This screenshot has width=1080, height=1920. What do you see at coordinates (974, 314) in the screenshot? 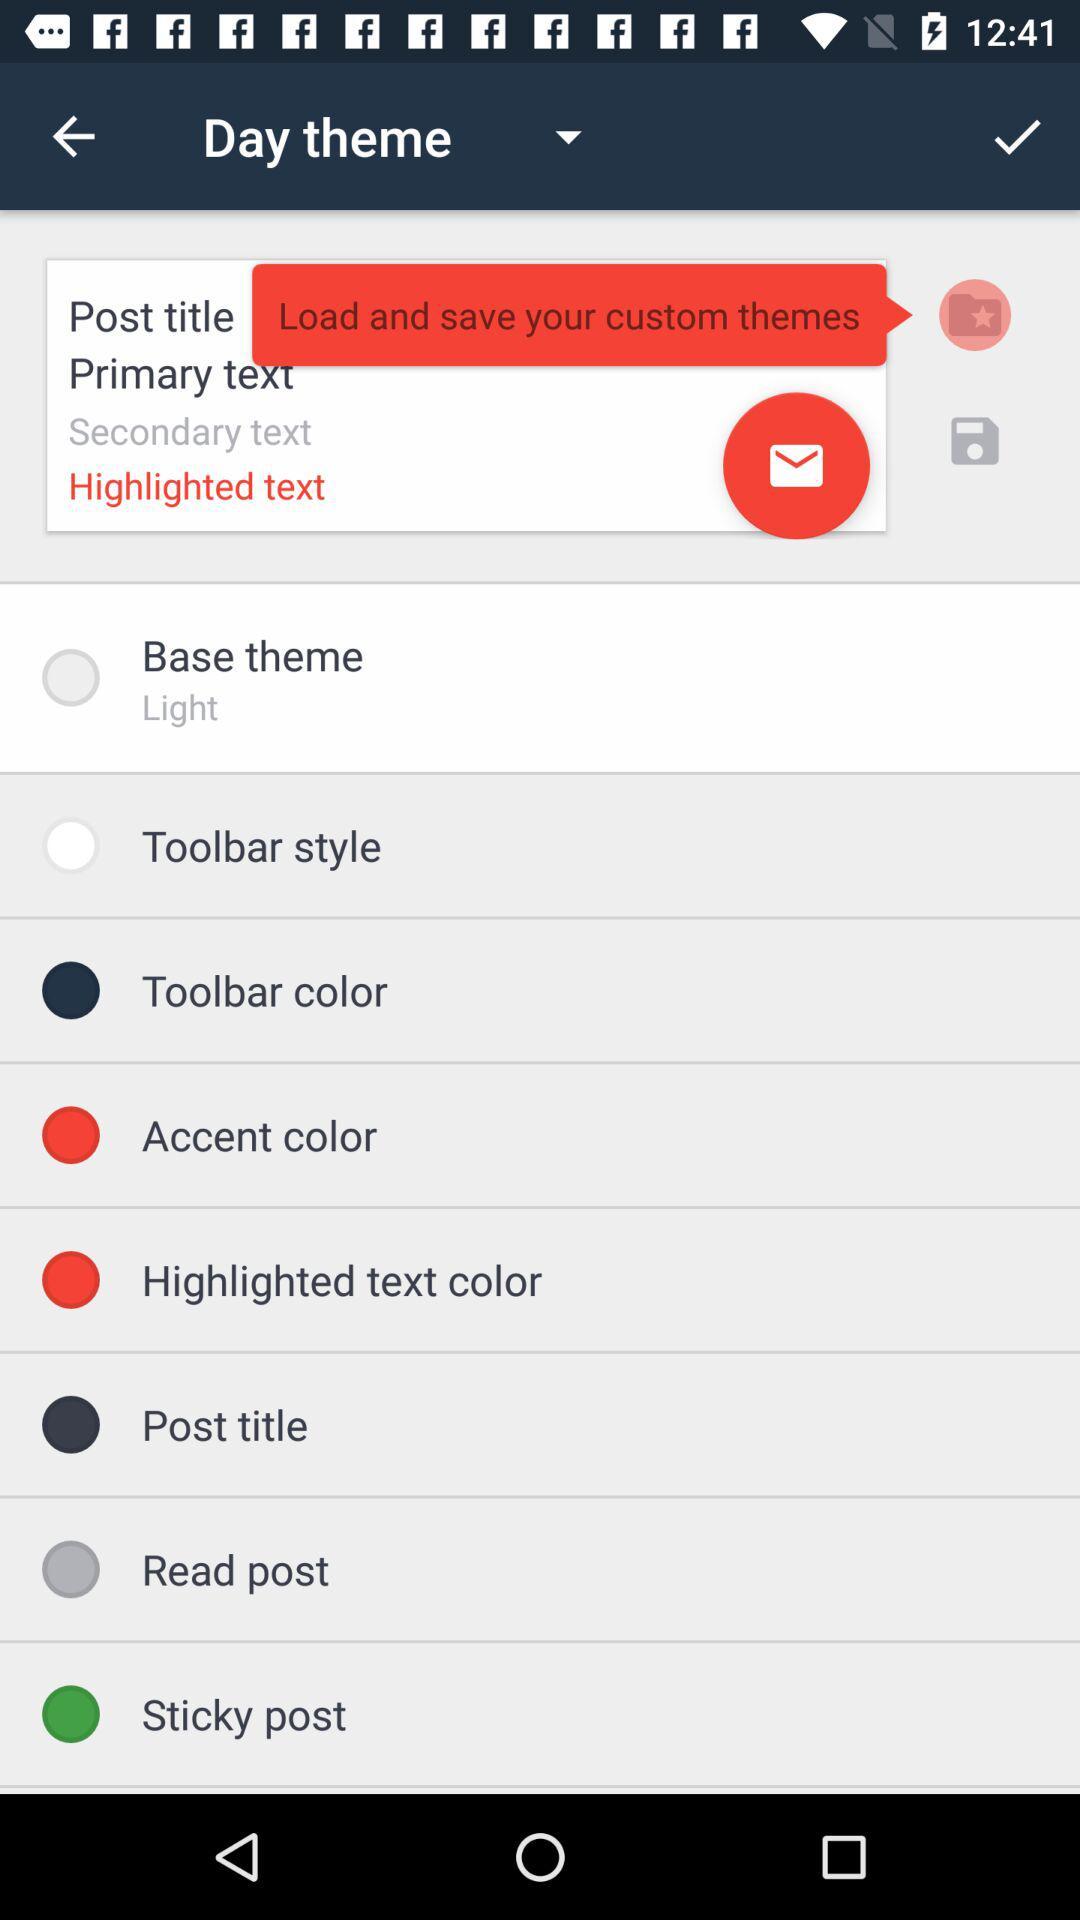
I see `the folder icon on the web page` at bounding box center [974, 314].